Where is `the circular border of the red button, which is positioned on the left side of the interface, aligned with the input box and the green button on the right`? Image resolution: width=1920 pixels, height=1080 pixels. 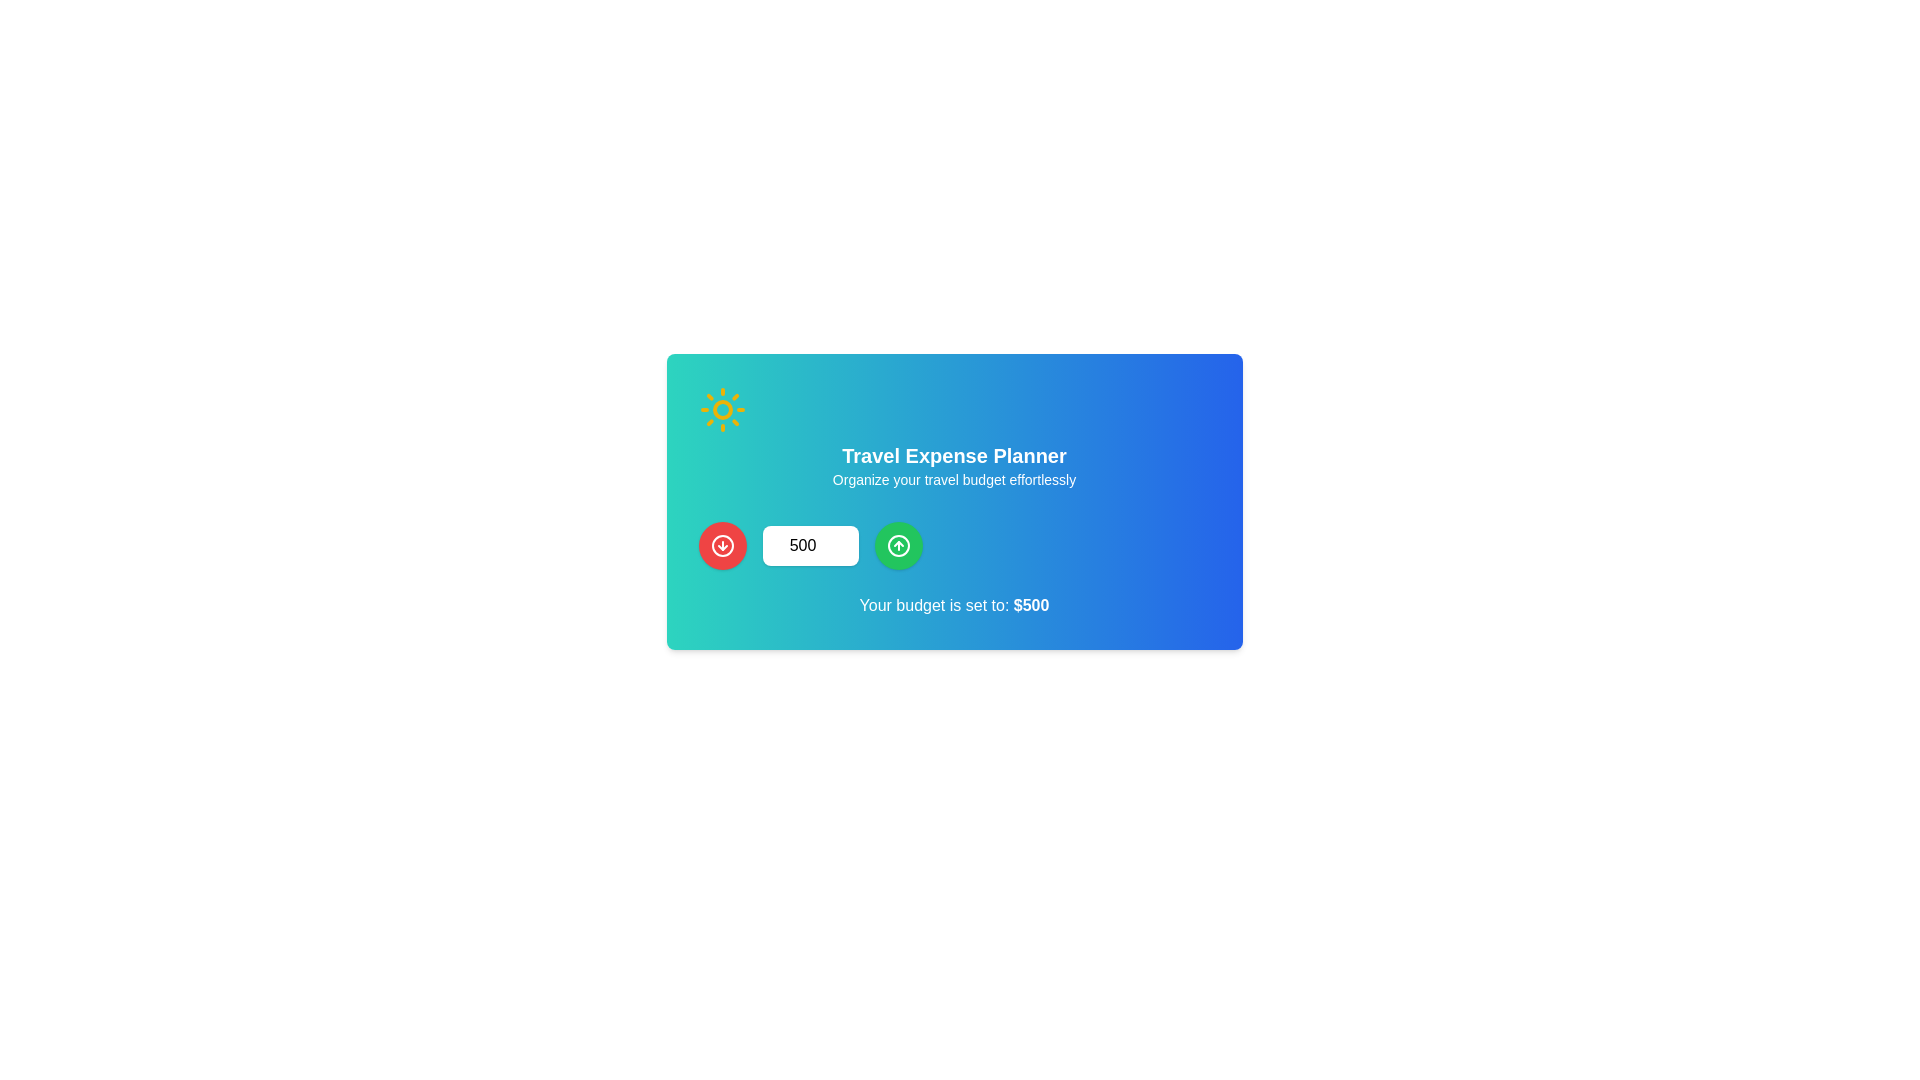
the circular border of the red button, which is positioned on the left side of the interface, aligned with the input box and the green button on the right is located at coordinates (721, 546).